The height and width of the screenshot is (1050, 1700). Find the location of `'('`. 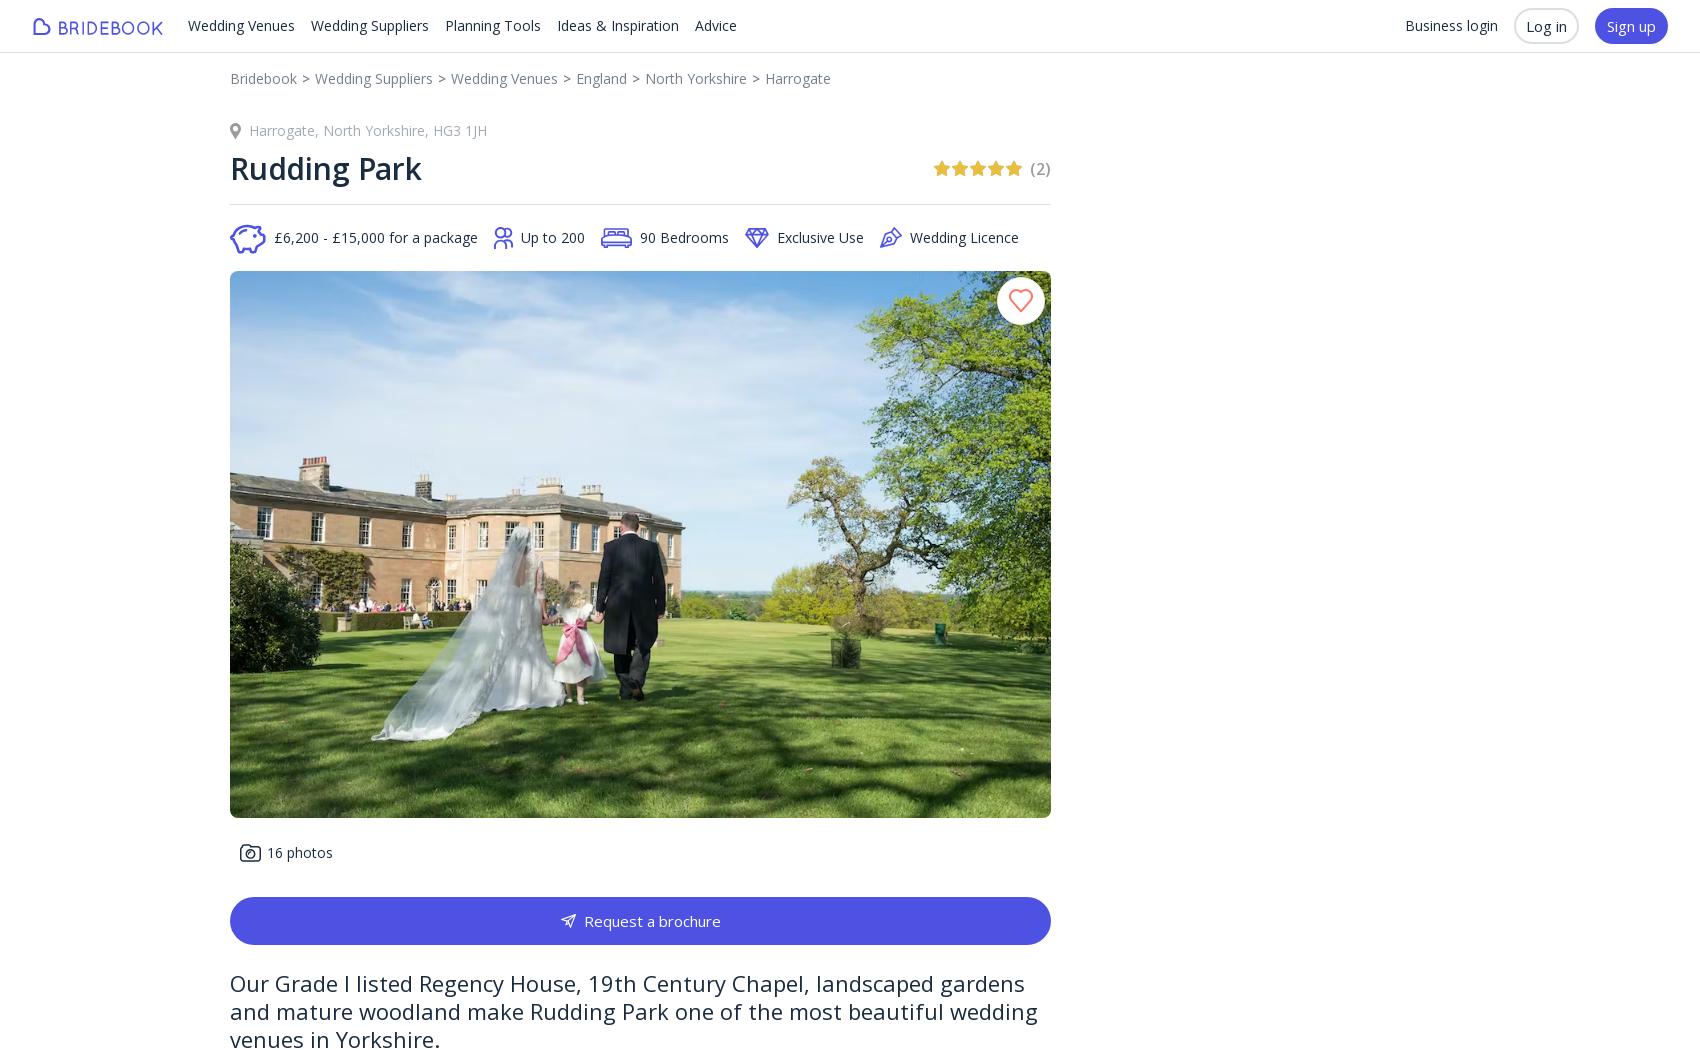

'(' is located at coordinates (1031, 168).